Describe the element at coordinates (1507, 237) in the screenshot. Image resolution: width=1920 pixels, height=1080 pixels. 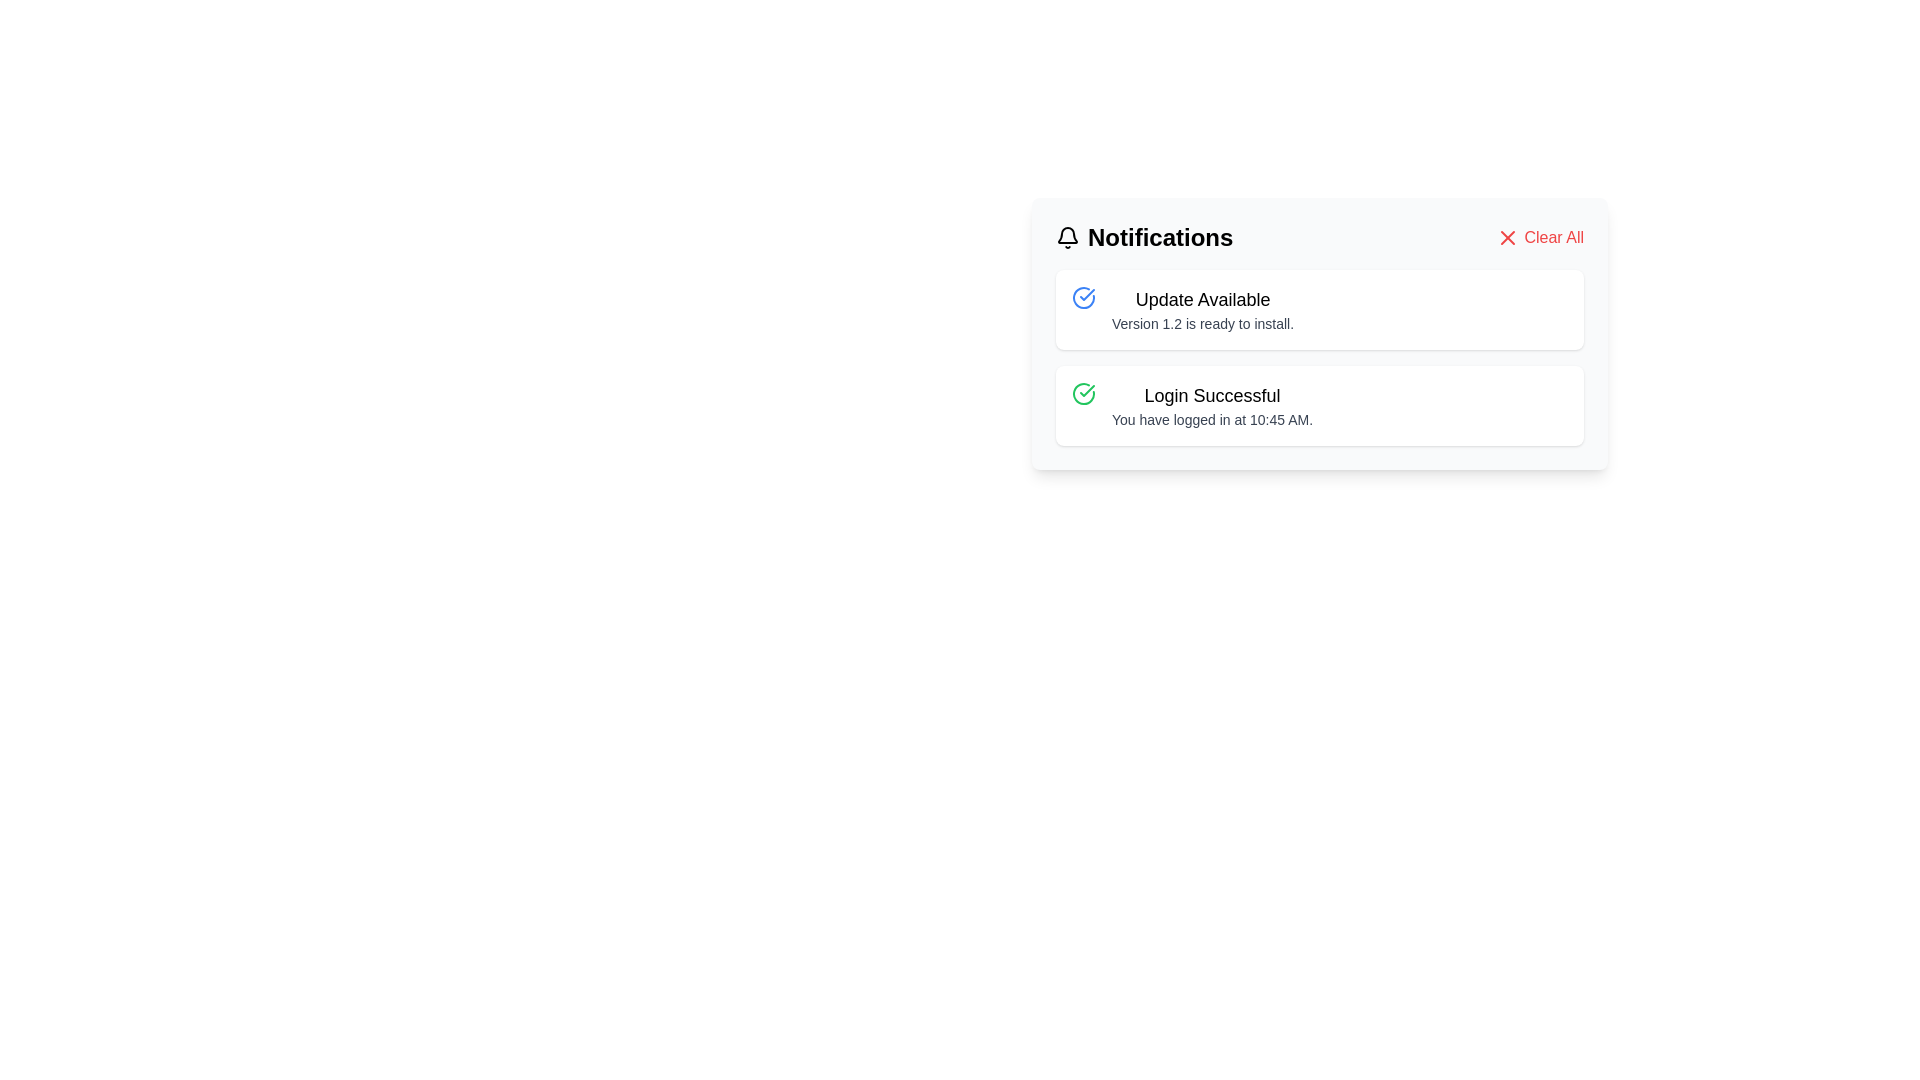
I see `the 'X' icon in the top-right corner of the notification card` at that location.